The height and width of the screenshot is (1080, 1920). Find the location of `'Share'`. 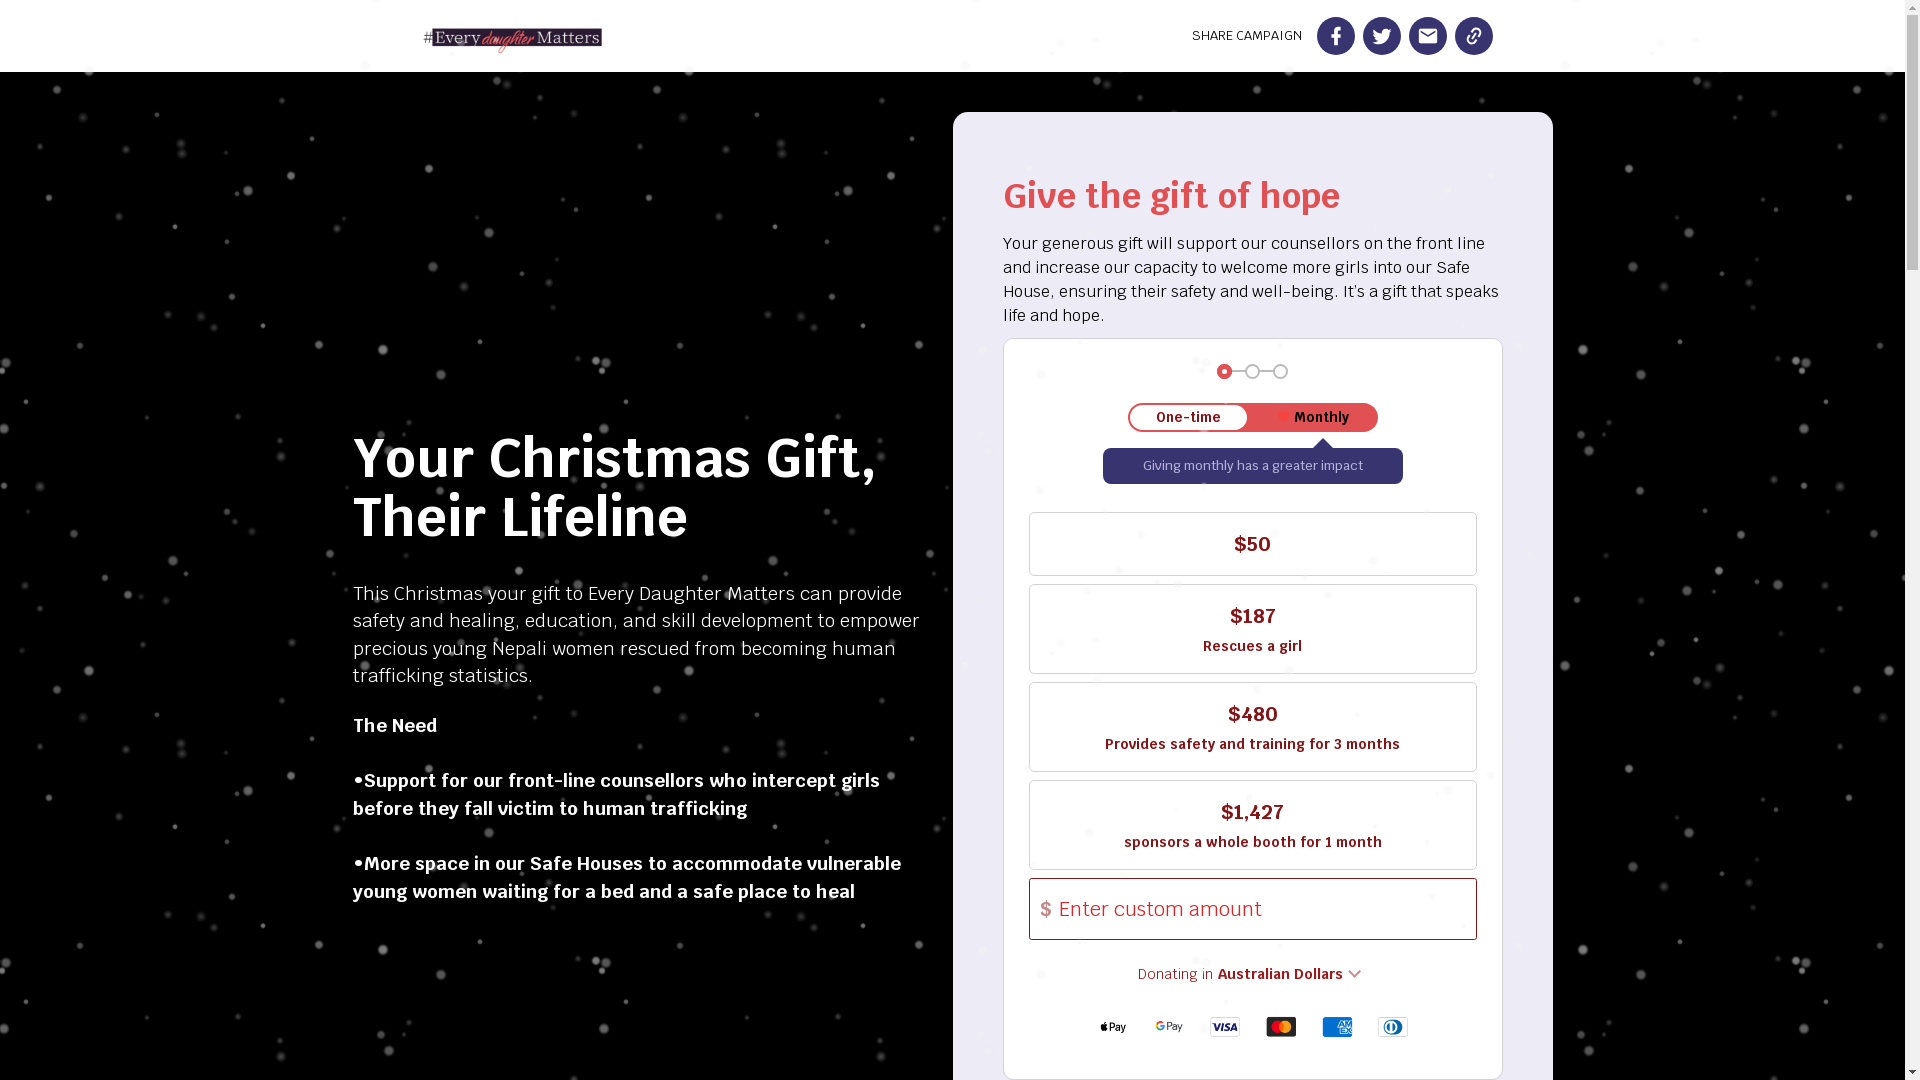

'Share' is located at coordinates (1334, 35).